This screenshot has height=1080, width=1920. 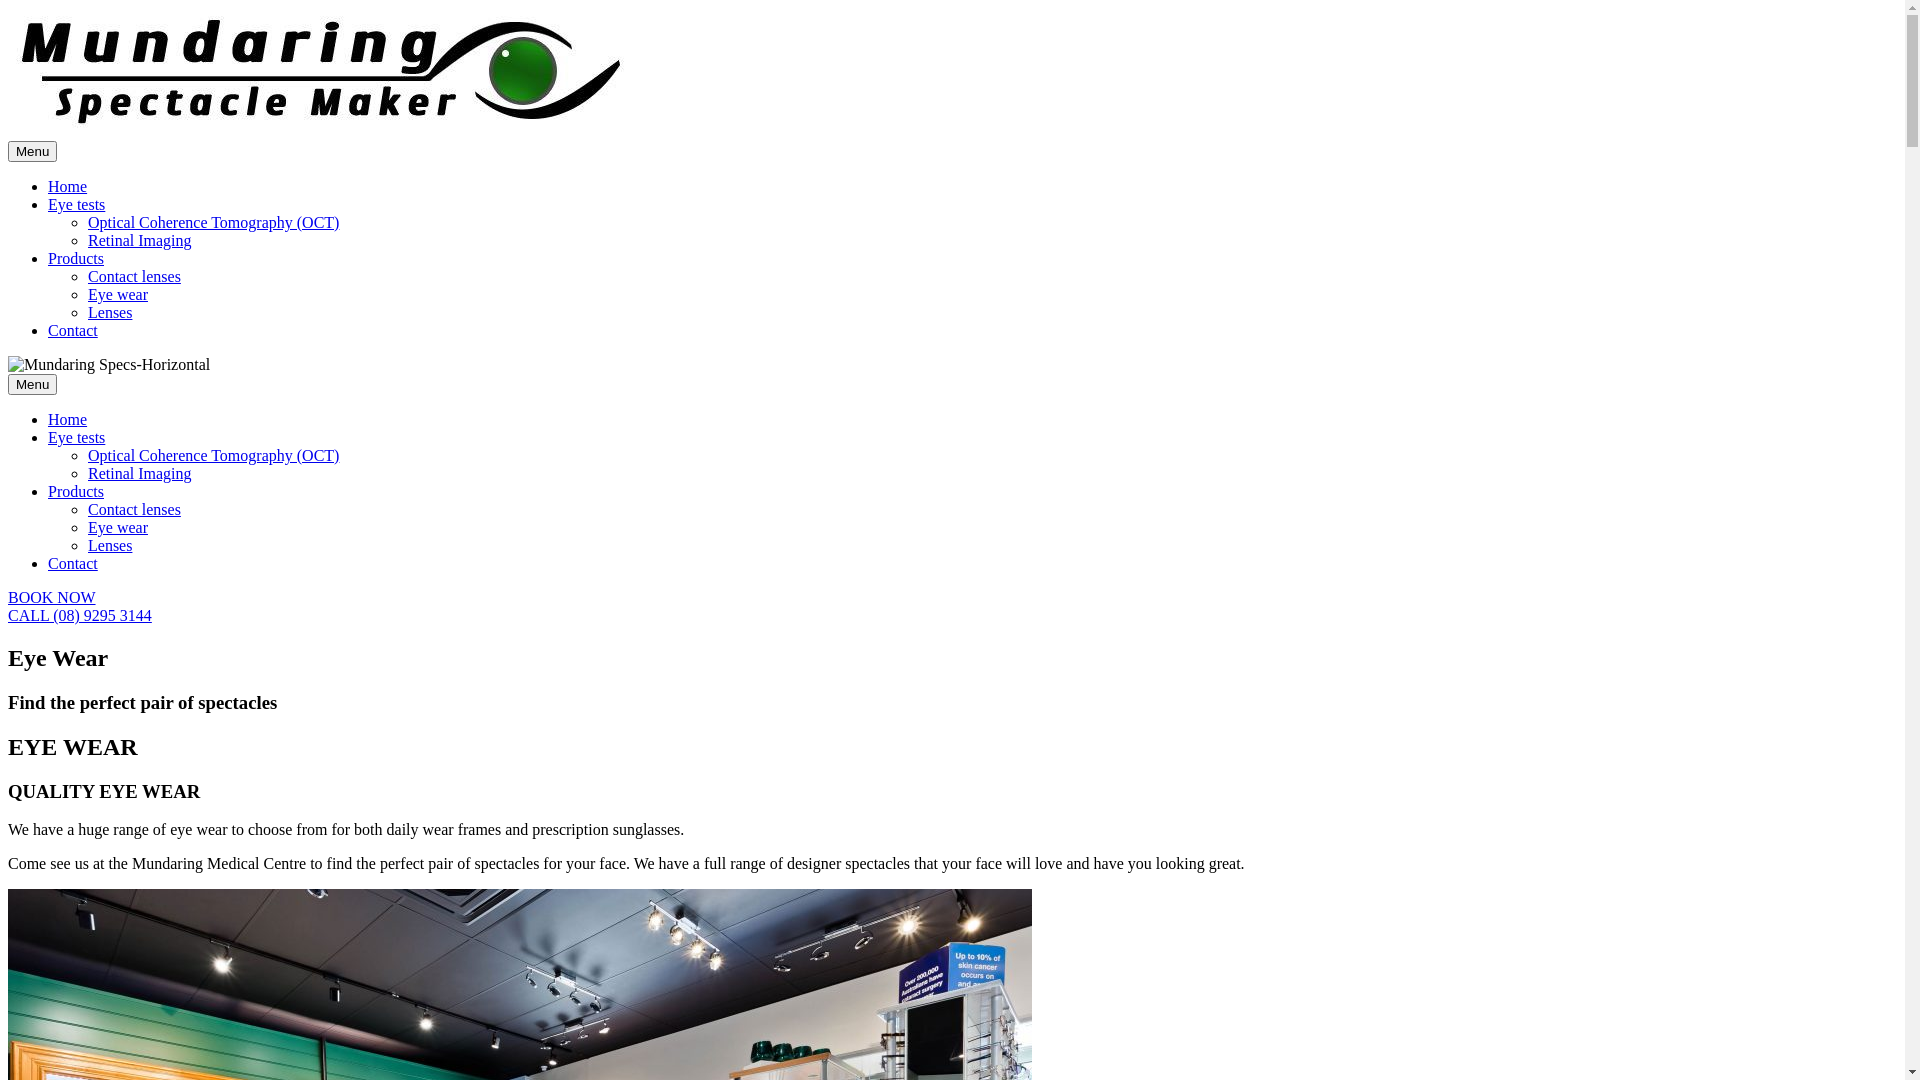 I want to click on 'Products', so click(x=76, y=257).